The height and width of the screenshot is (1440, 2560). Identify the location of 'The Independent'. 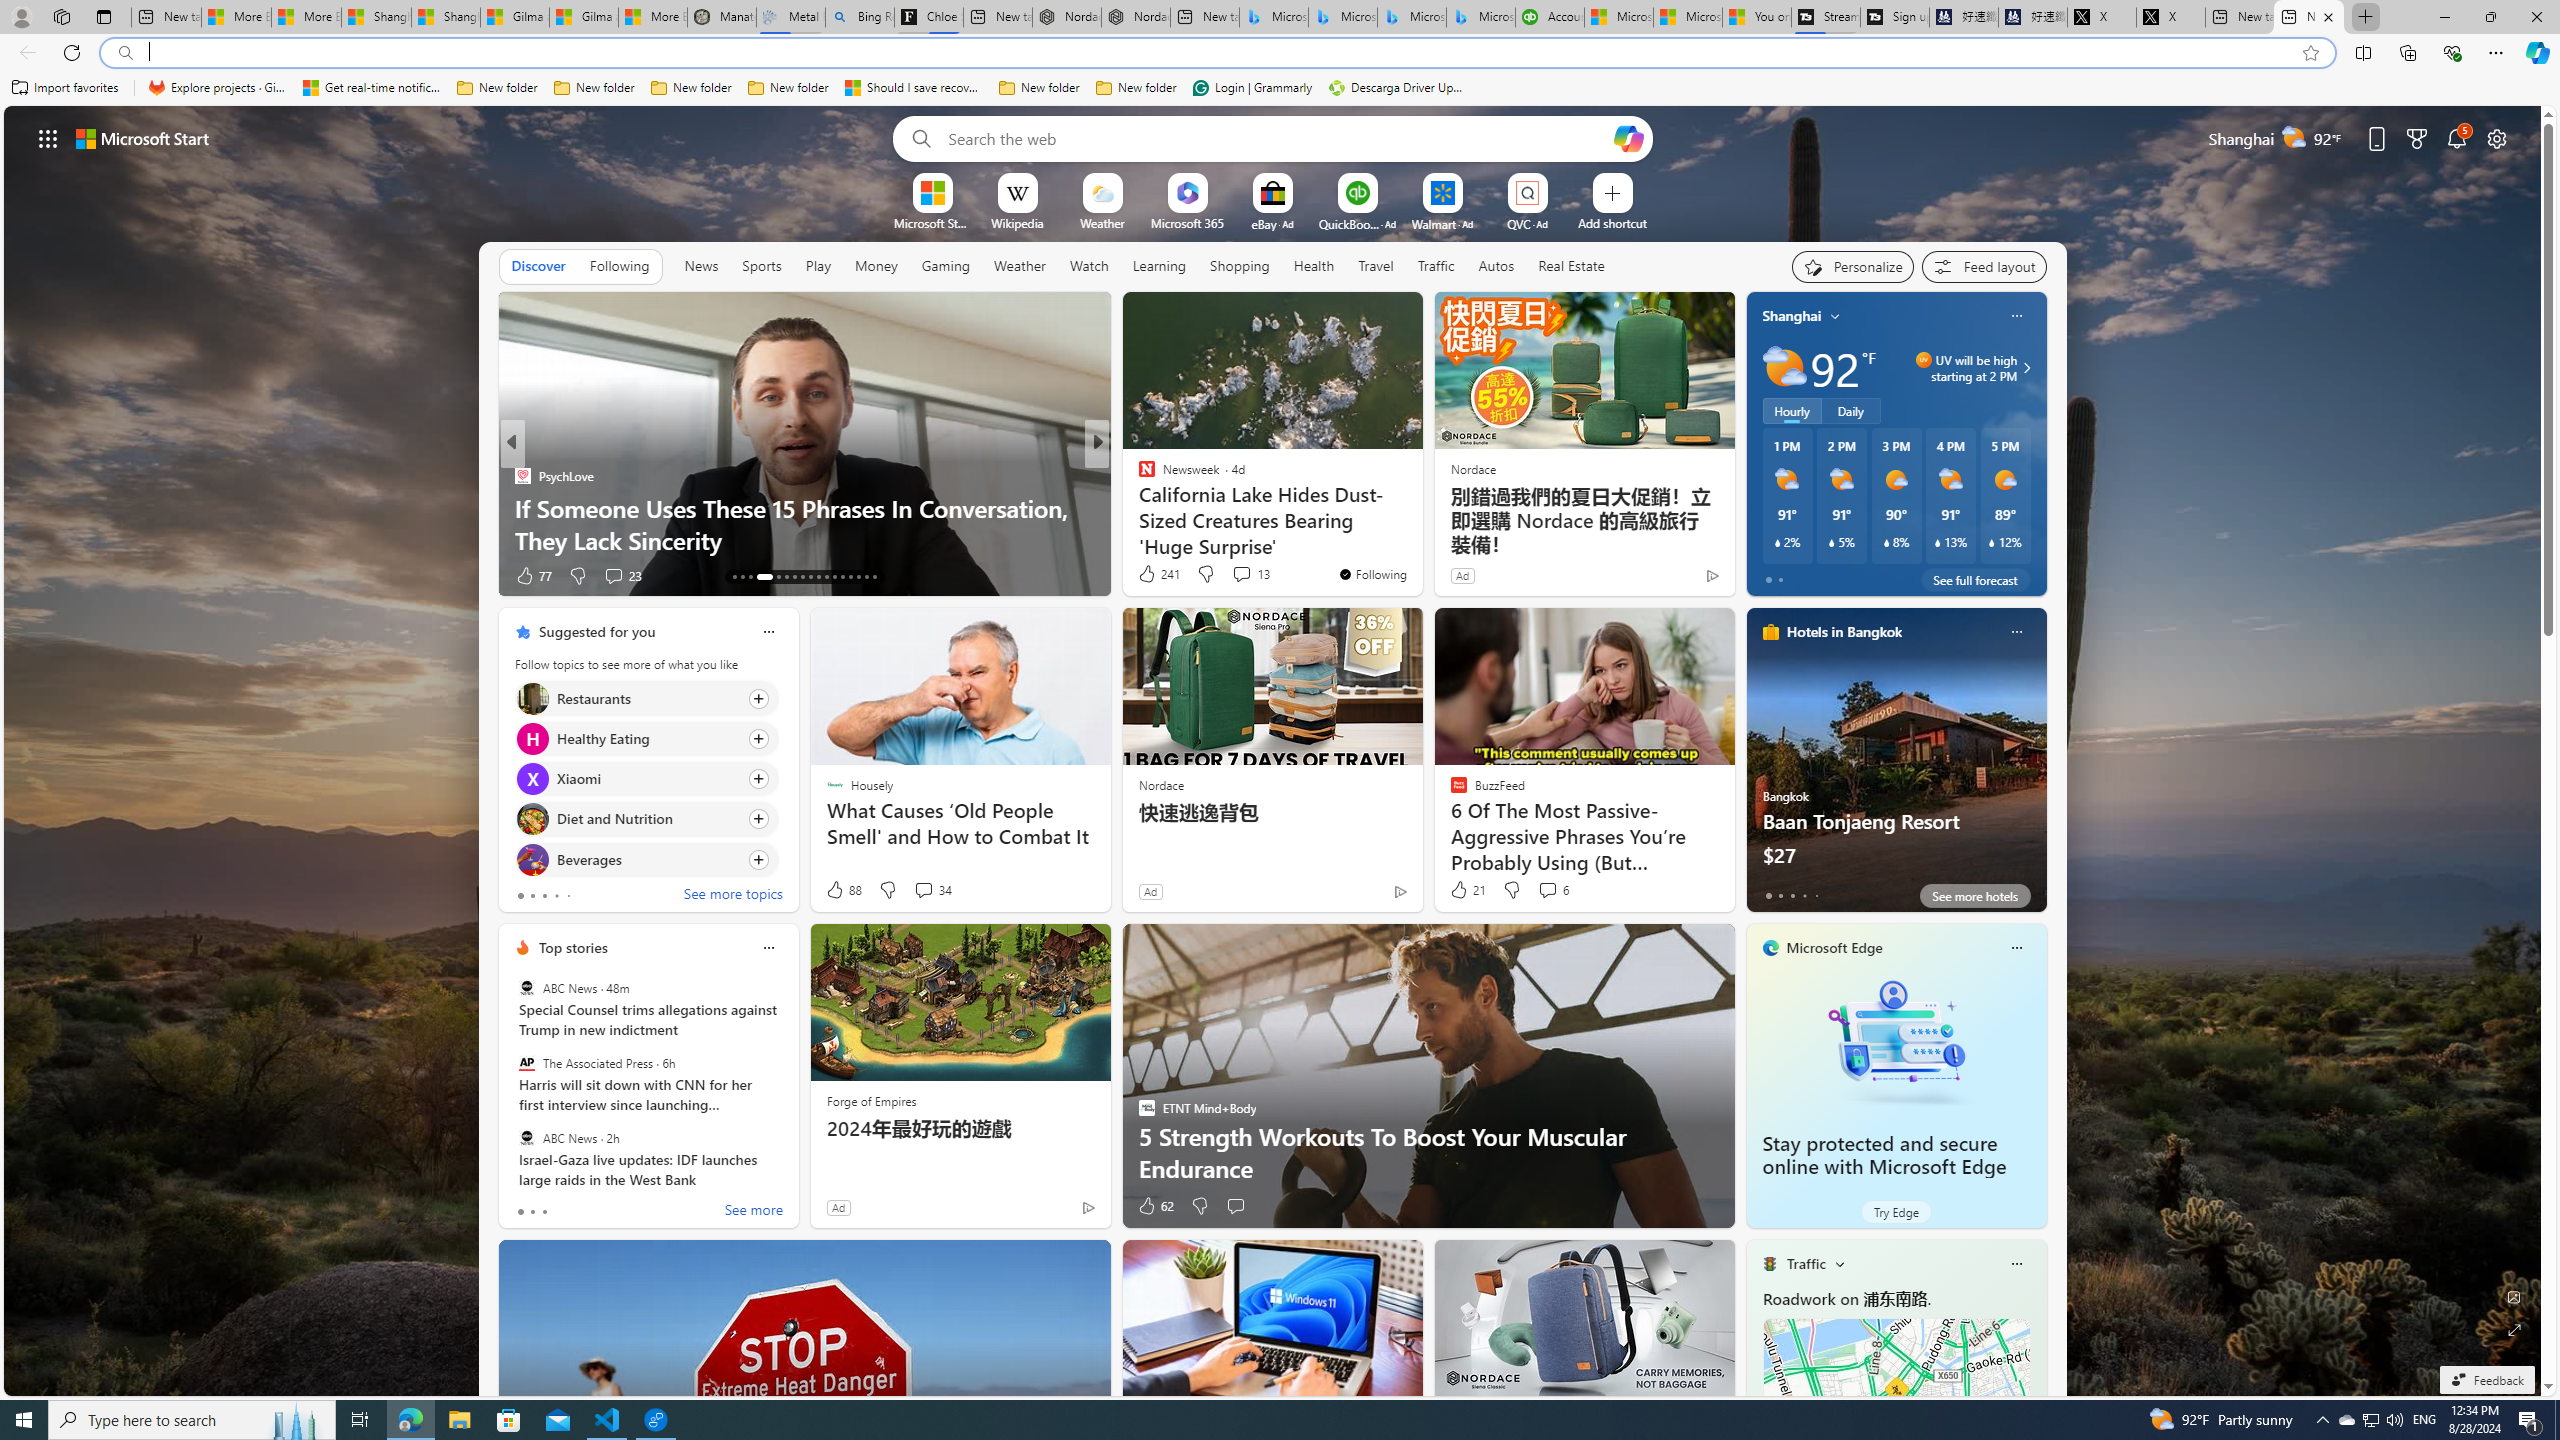
(1137, 474).